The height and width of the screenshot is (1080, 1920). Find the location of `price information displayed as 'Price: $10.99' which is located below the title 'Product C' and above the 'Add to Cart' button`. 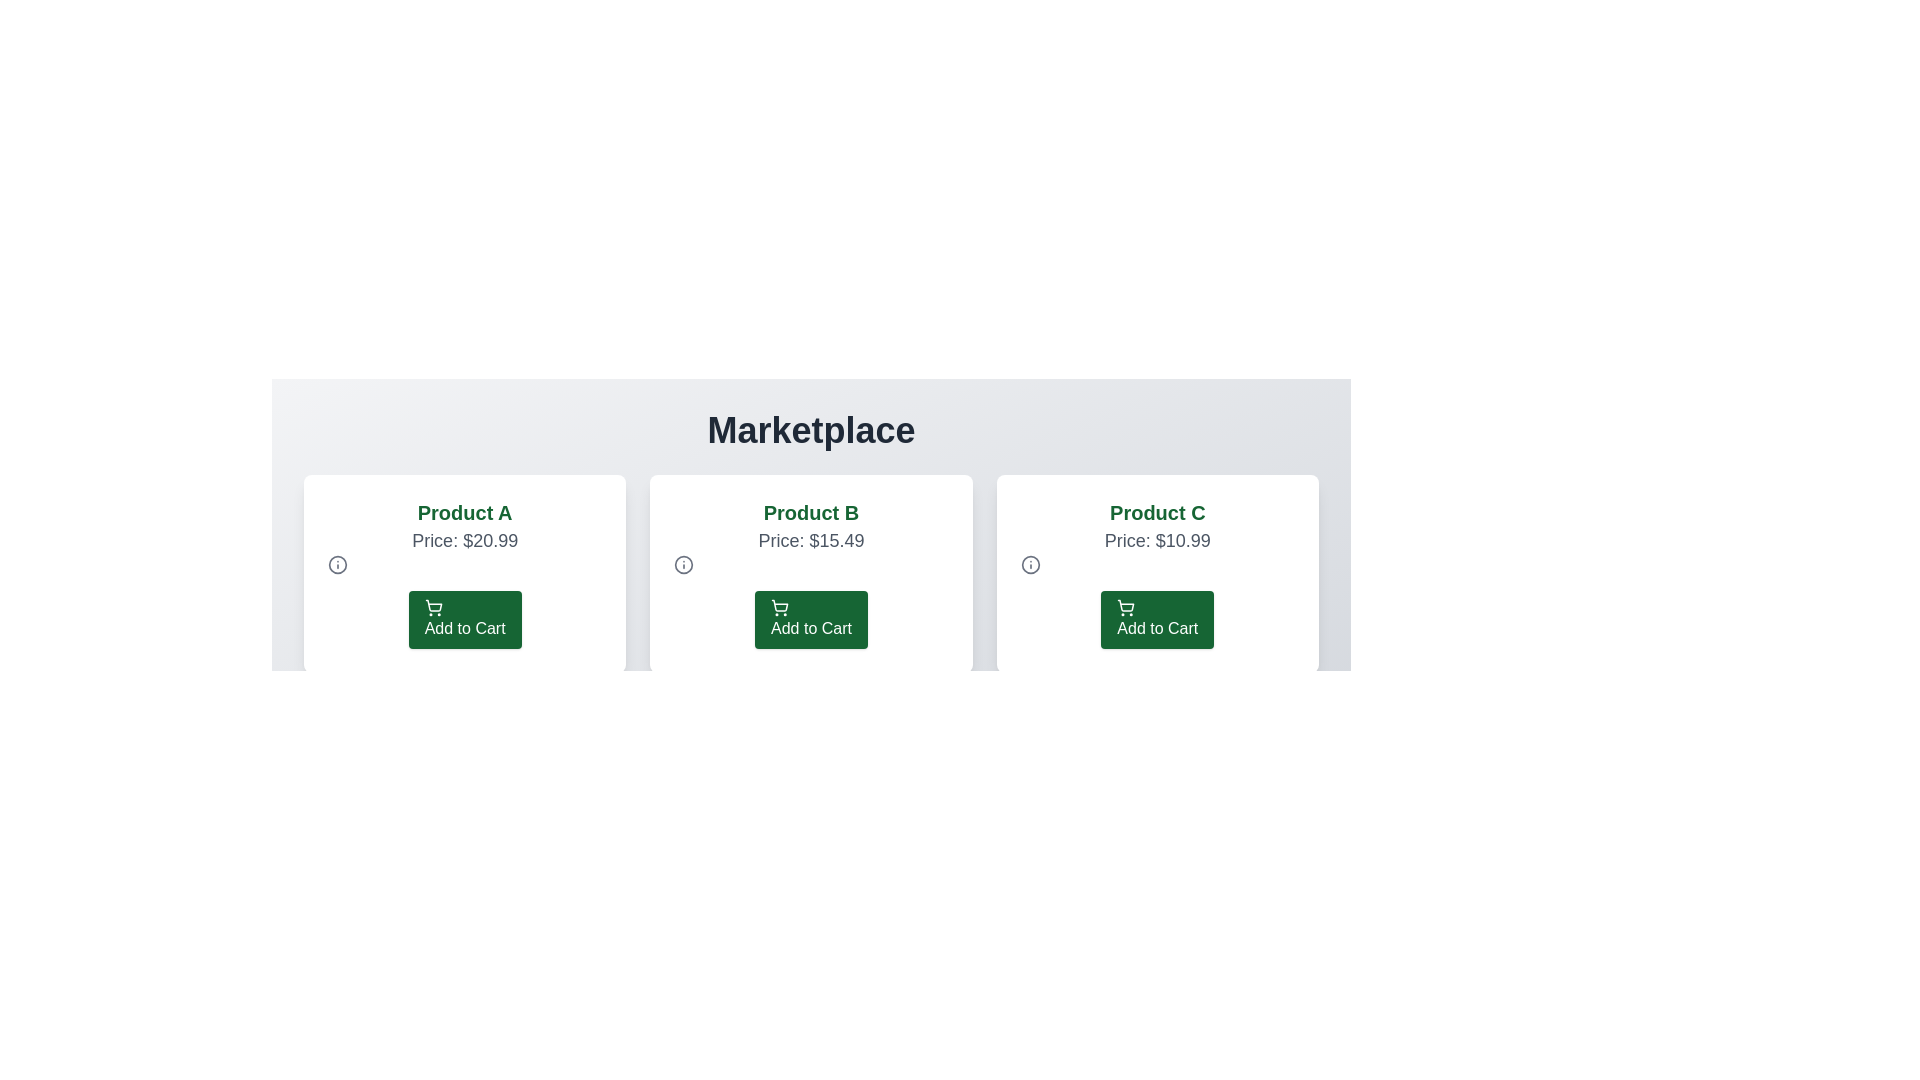

price information displayed as 'Price: $10.99' which is located below the title 'Product C' and above the 'Add to Cart' button is located at coordinates (1157, 540).